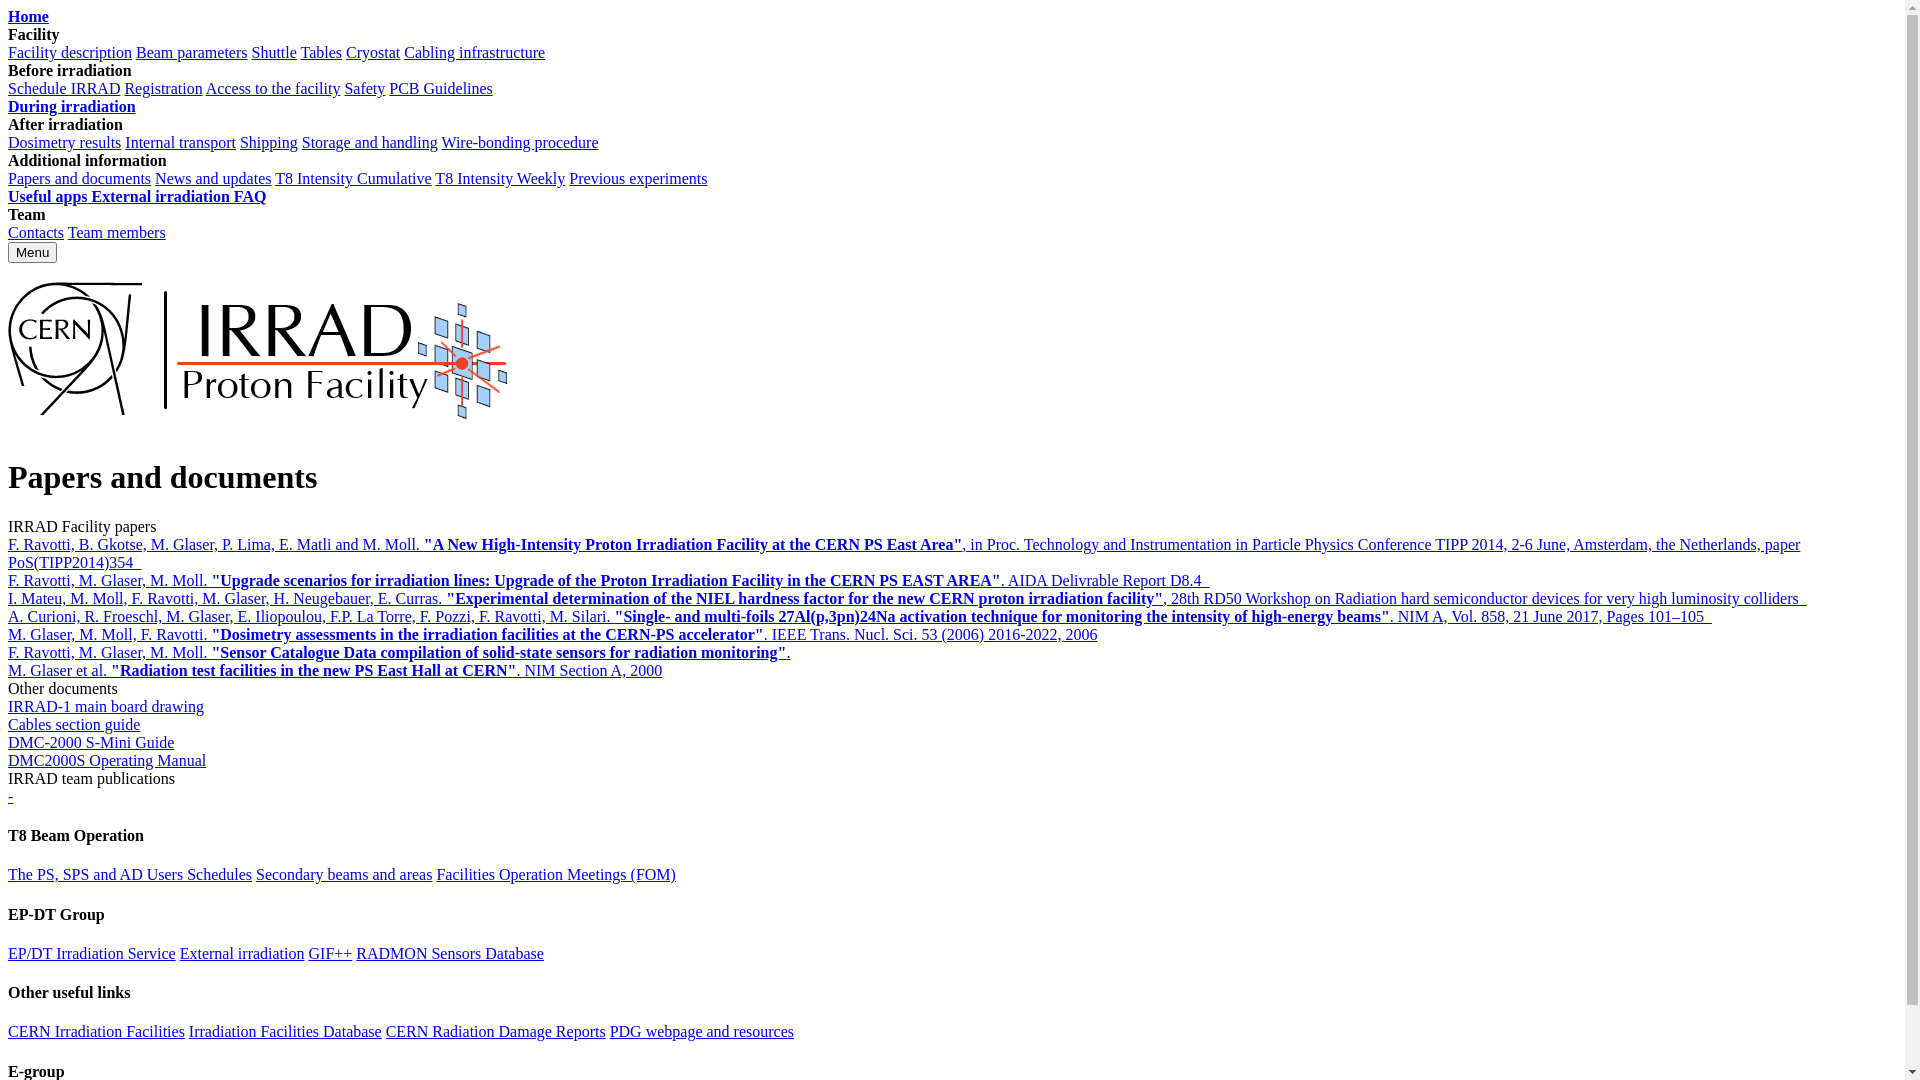  What do you see at coordinates (188, 1031) in the screenshot?
I see `'Irradiation Facilities Database'` at bounding box center [188, 1031].